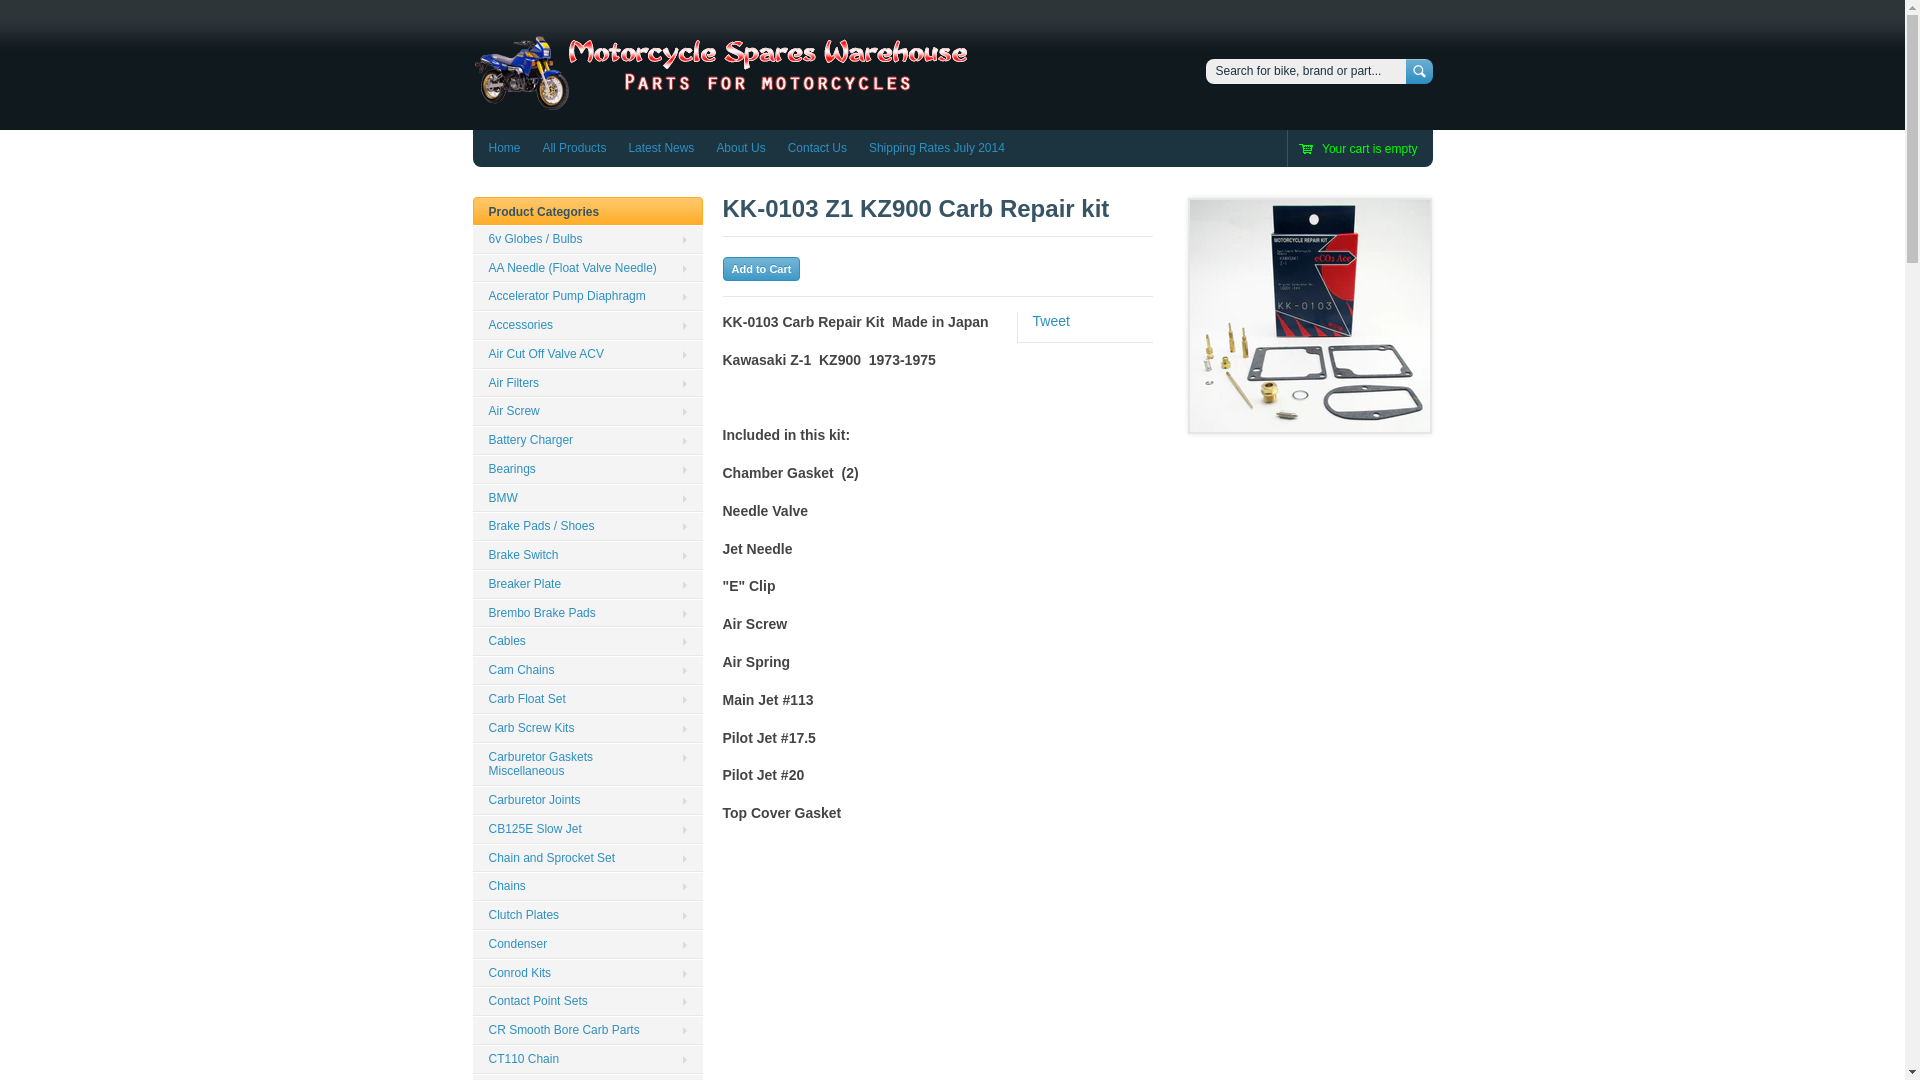 The height and width of the screenshot is (1080, 1920). What do you see at coordinates (585, 296) in the screenshot?
I see `'Accelerator Pump Diaphragm'` at bounding box center [585, 296].